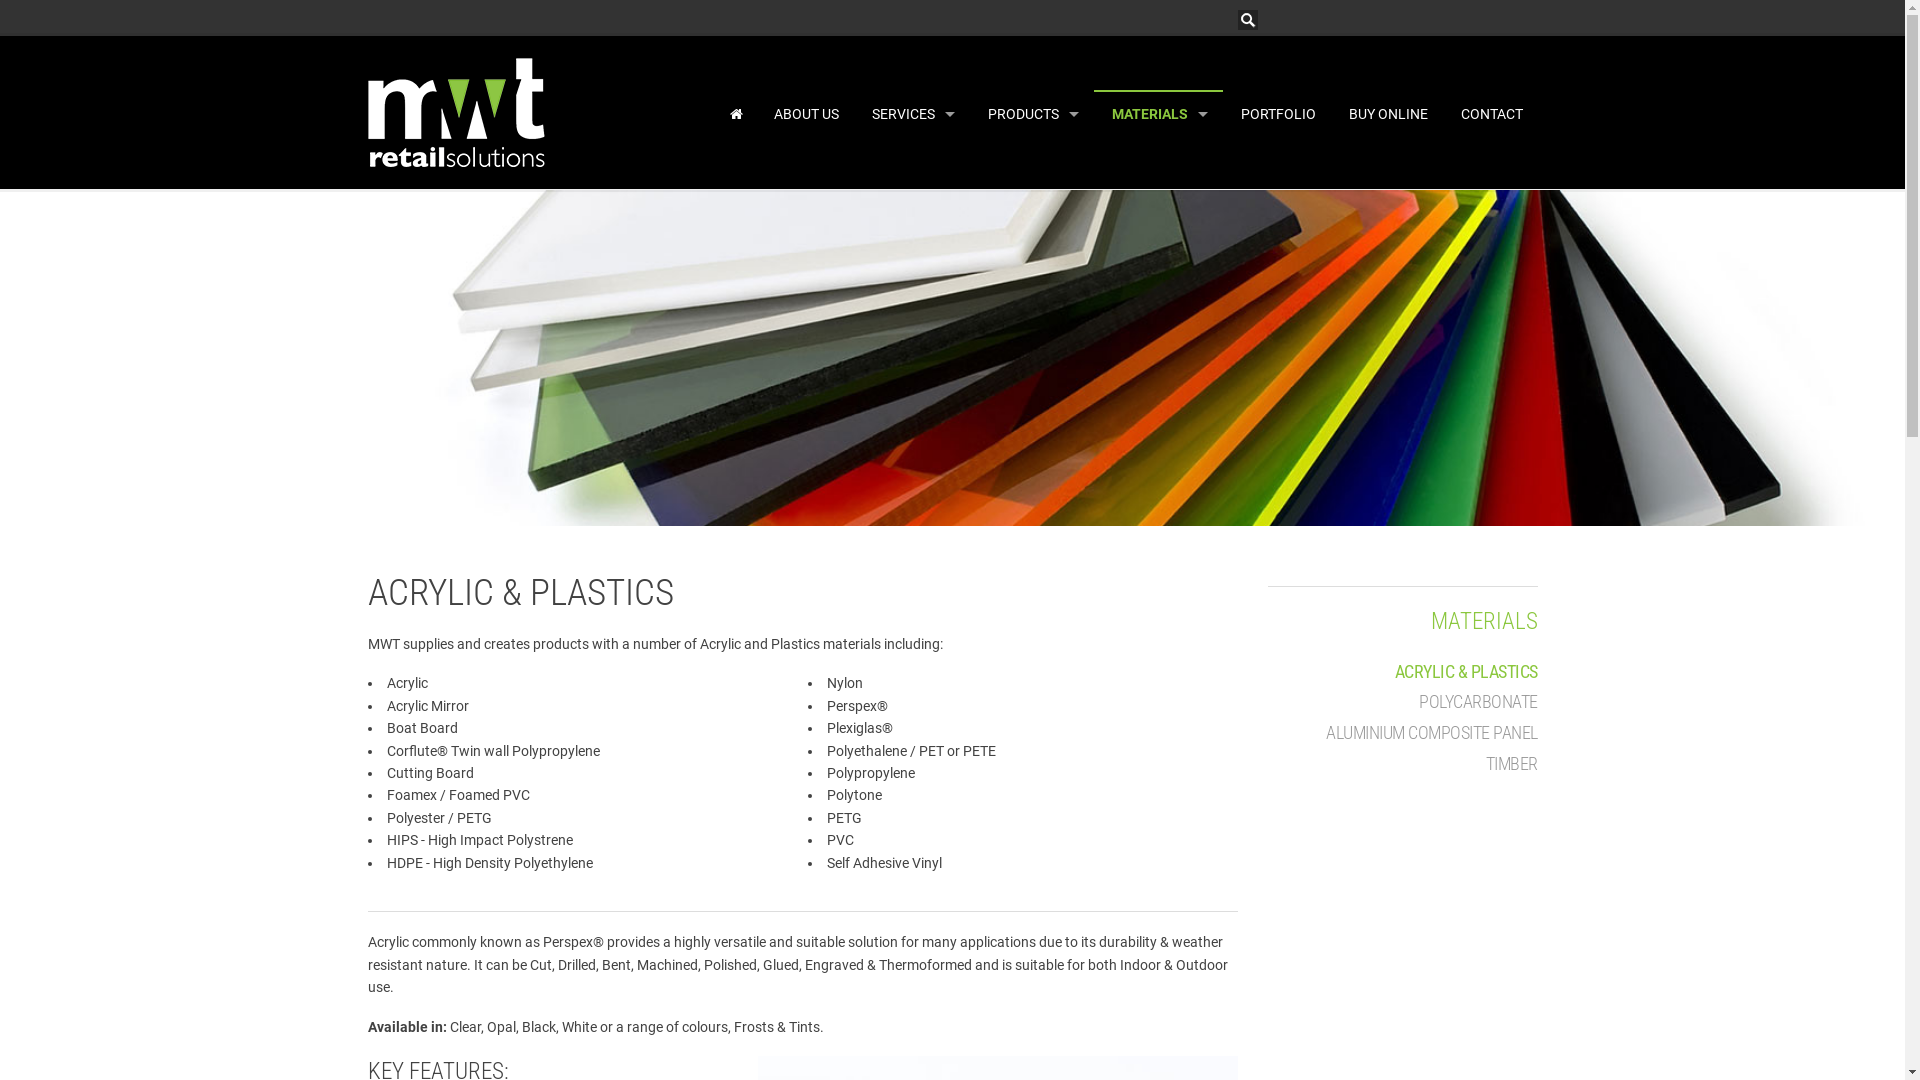 The height and width of the screenshot is (1080, 1920). What do you see at coordinates (1430, 732) in the screenshot?
I see `'ALUMINIUM COMPOSITE PANEL'` at bounding box center [1430, 732].